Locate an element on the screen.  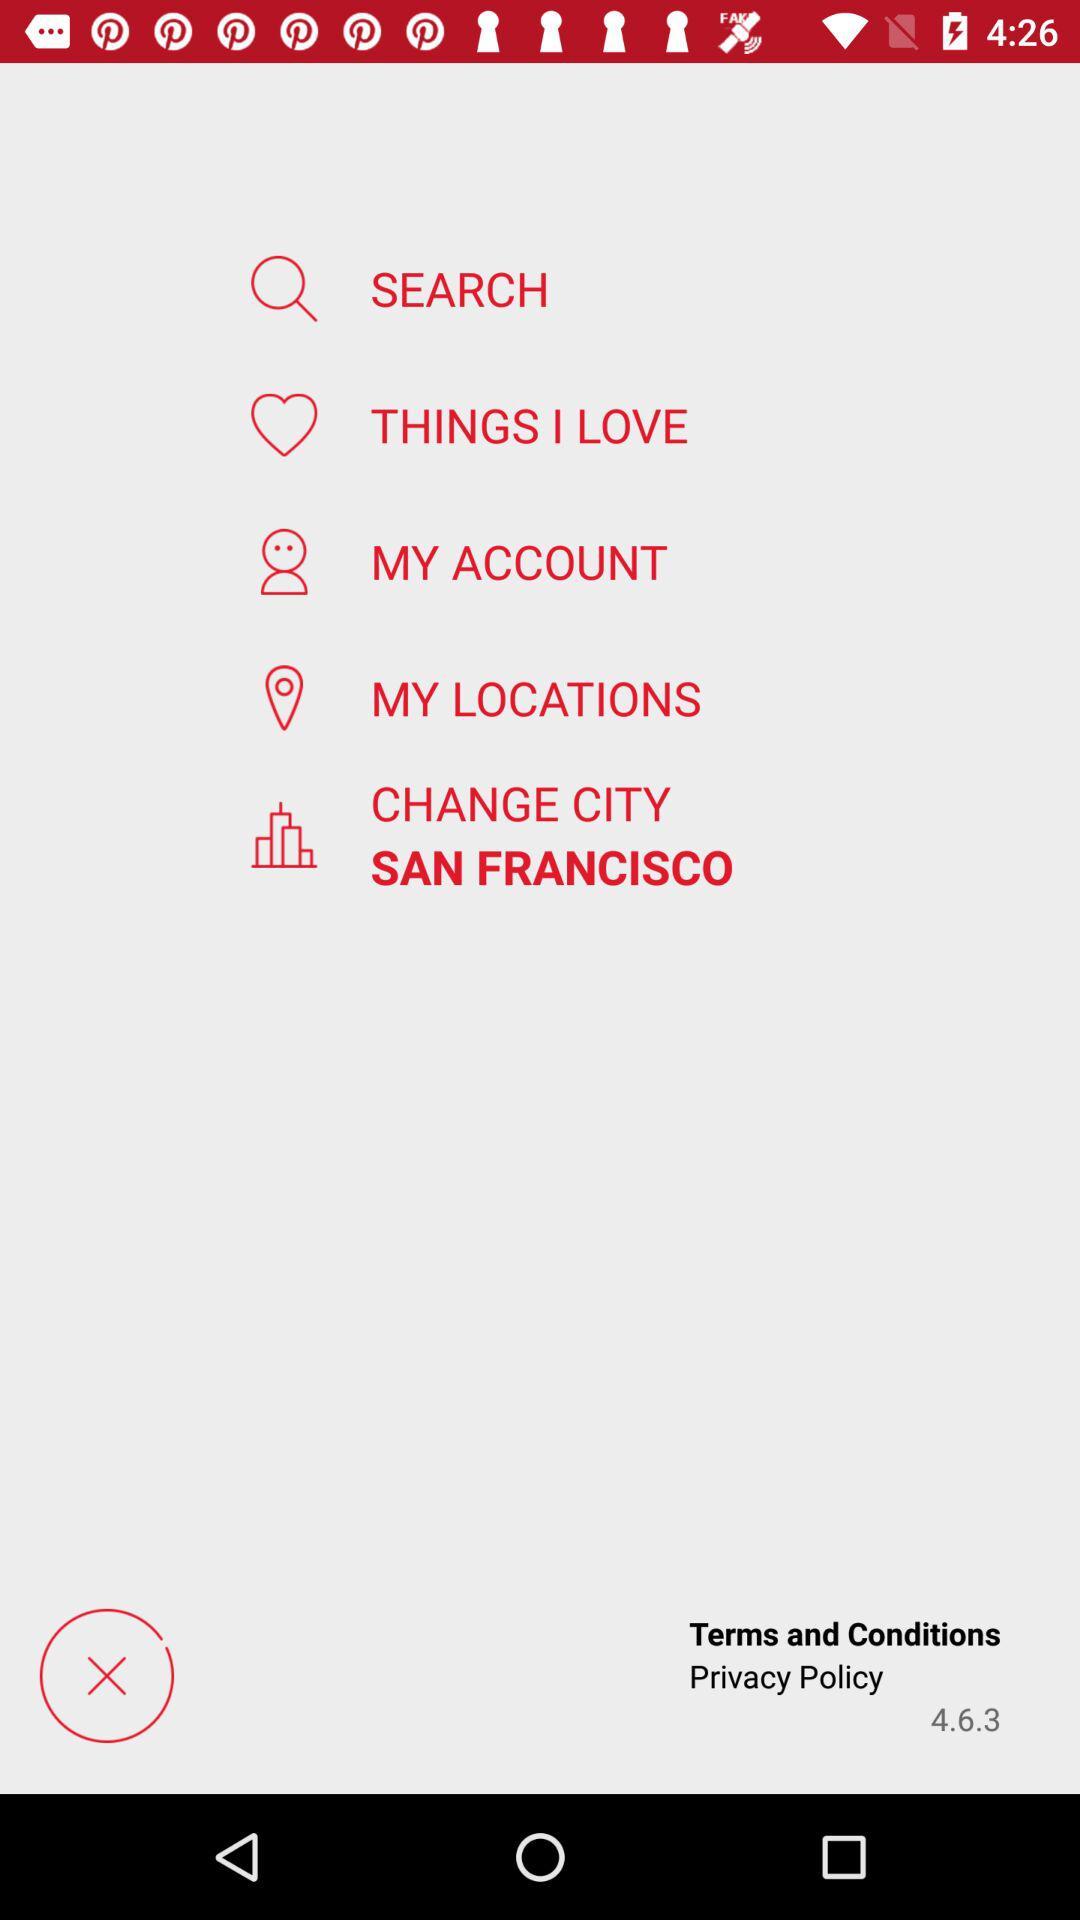
app below the my account icon is located at coordinates (534, 697).